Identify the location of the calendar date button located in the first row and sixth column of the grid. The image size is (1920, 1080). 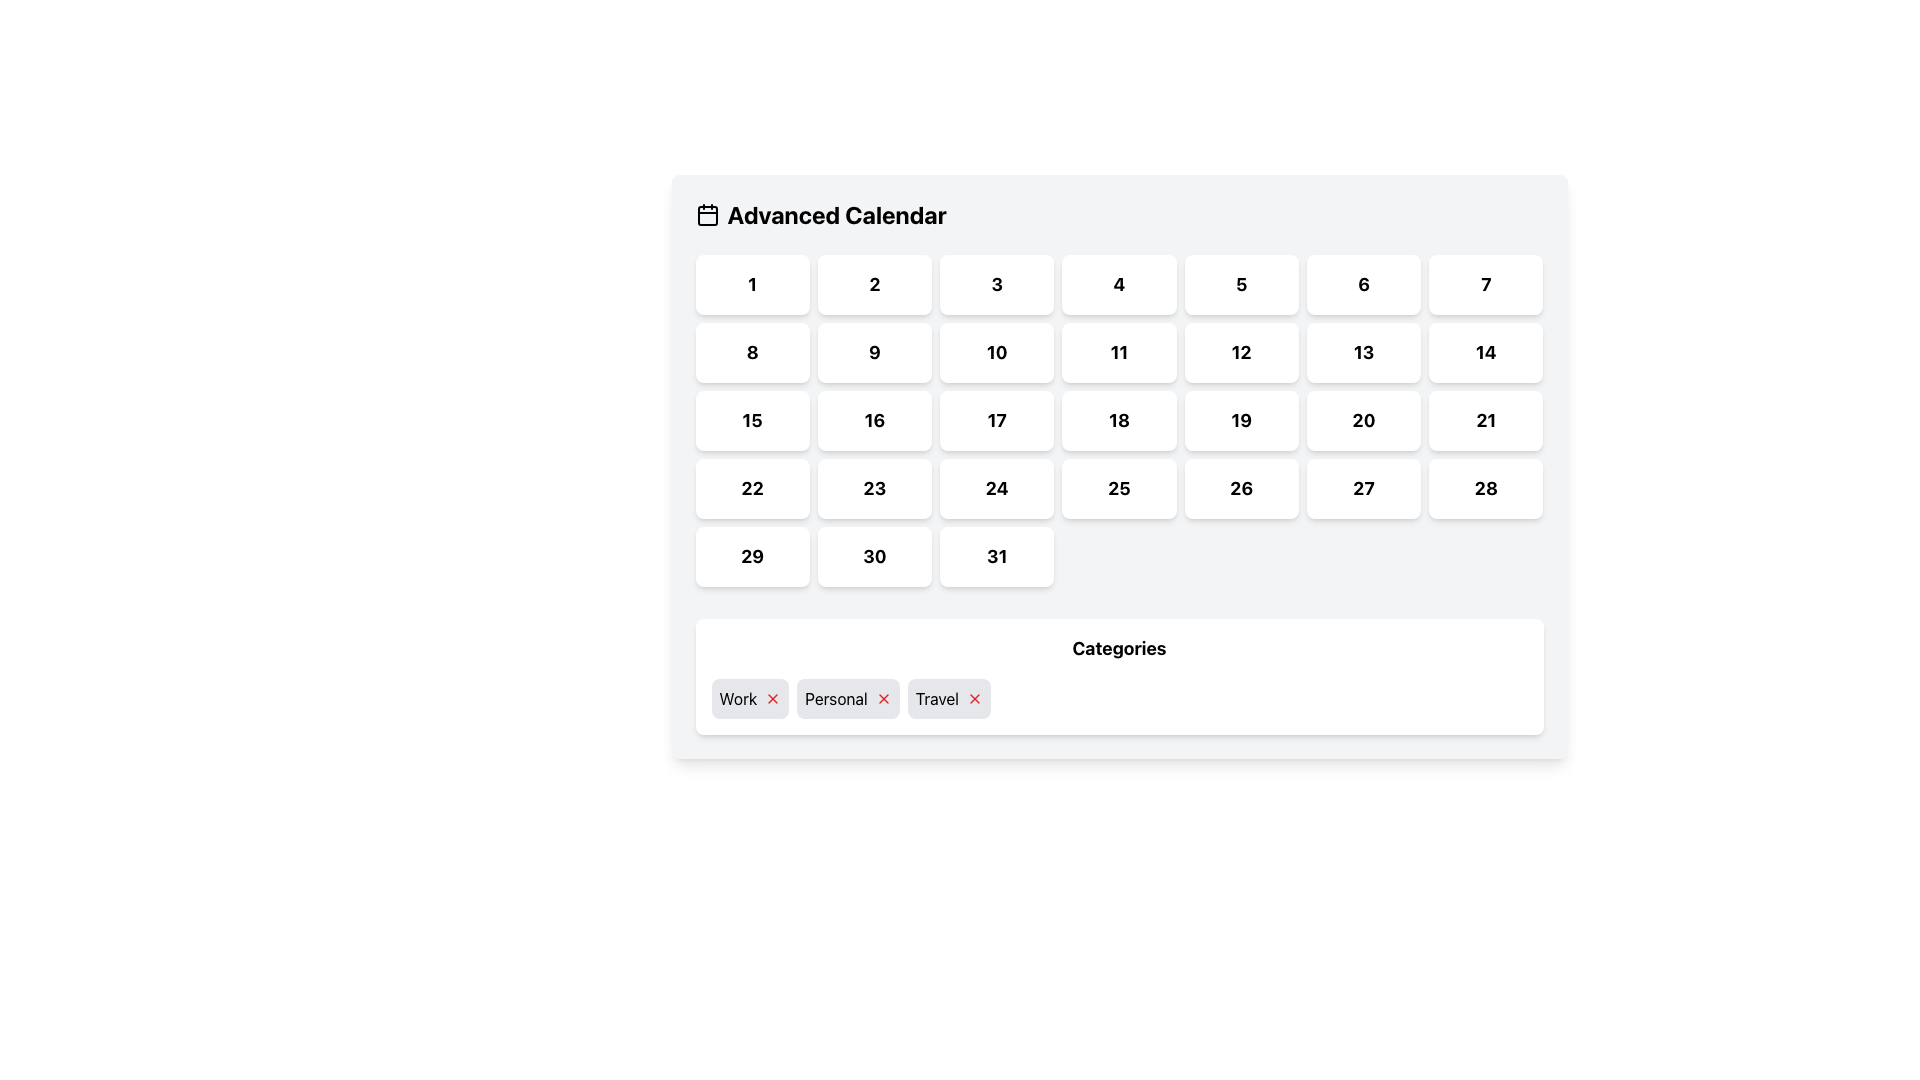
(1362, 285).